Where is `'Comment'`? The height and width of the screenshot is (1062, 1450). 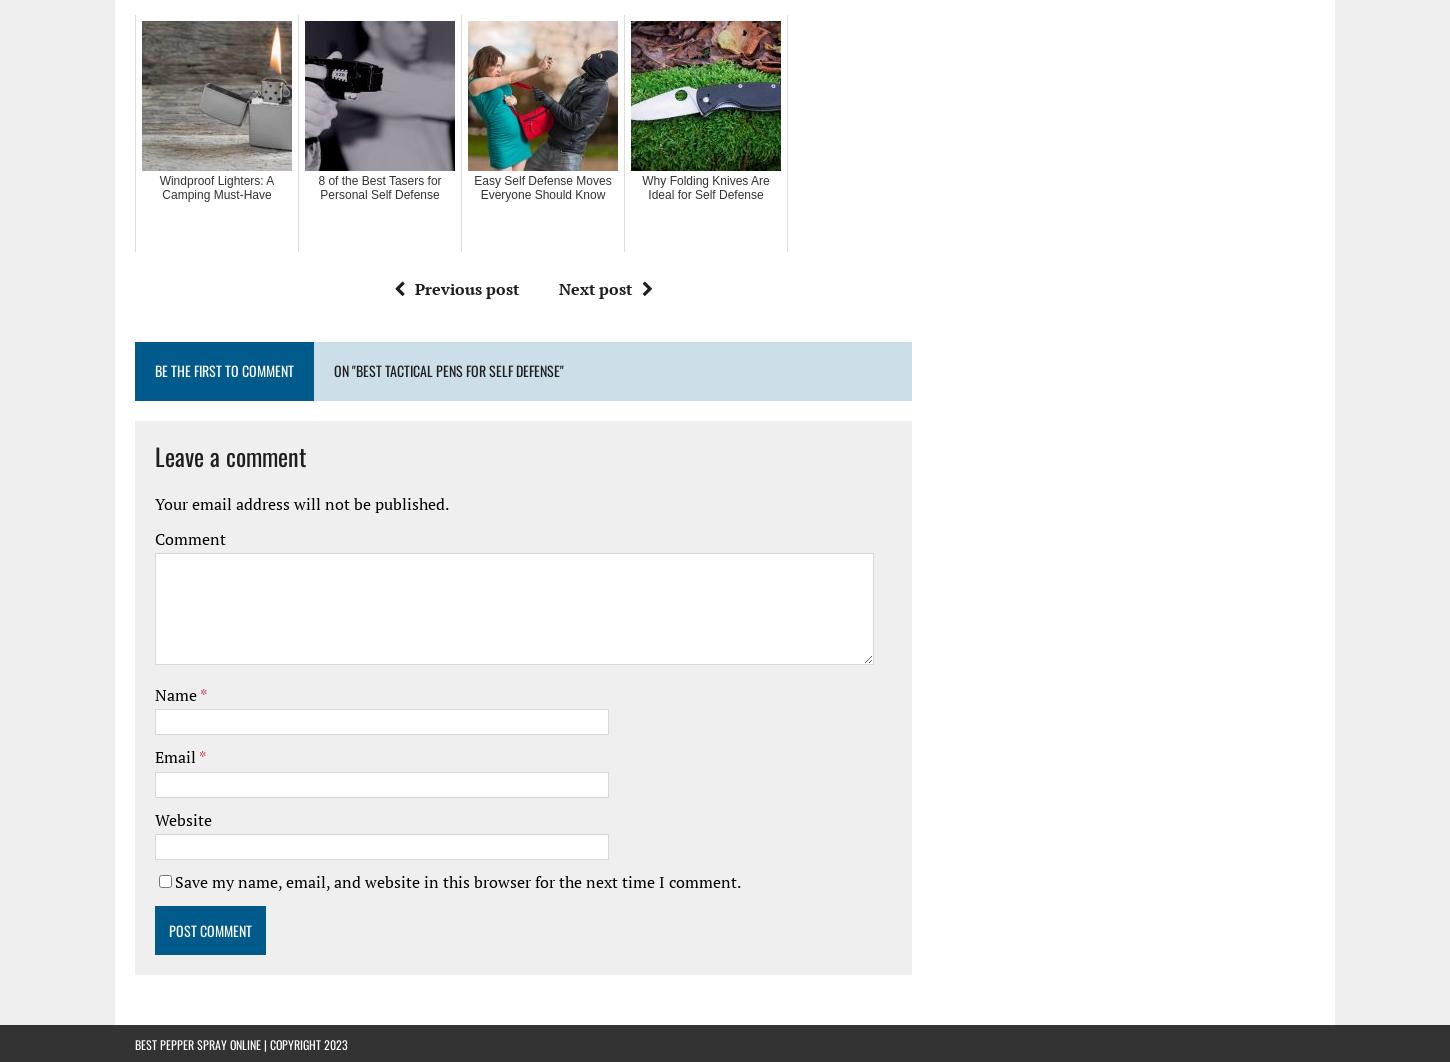 'Comment' is located at coordinates (189, 538).